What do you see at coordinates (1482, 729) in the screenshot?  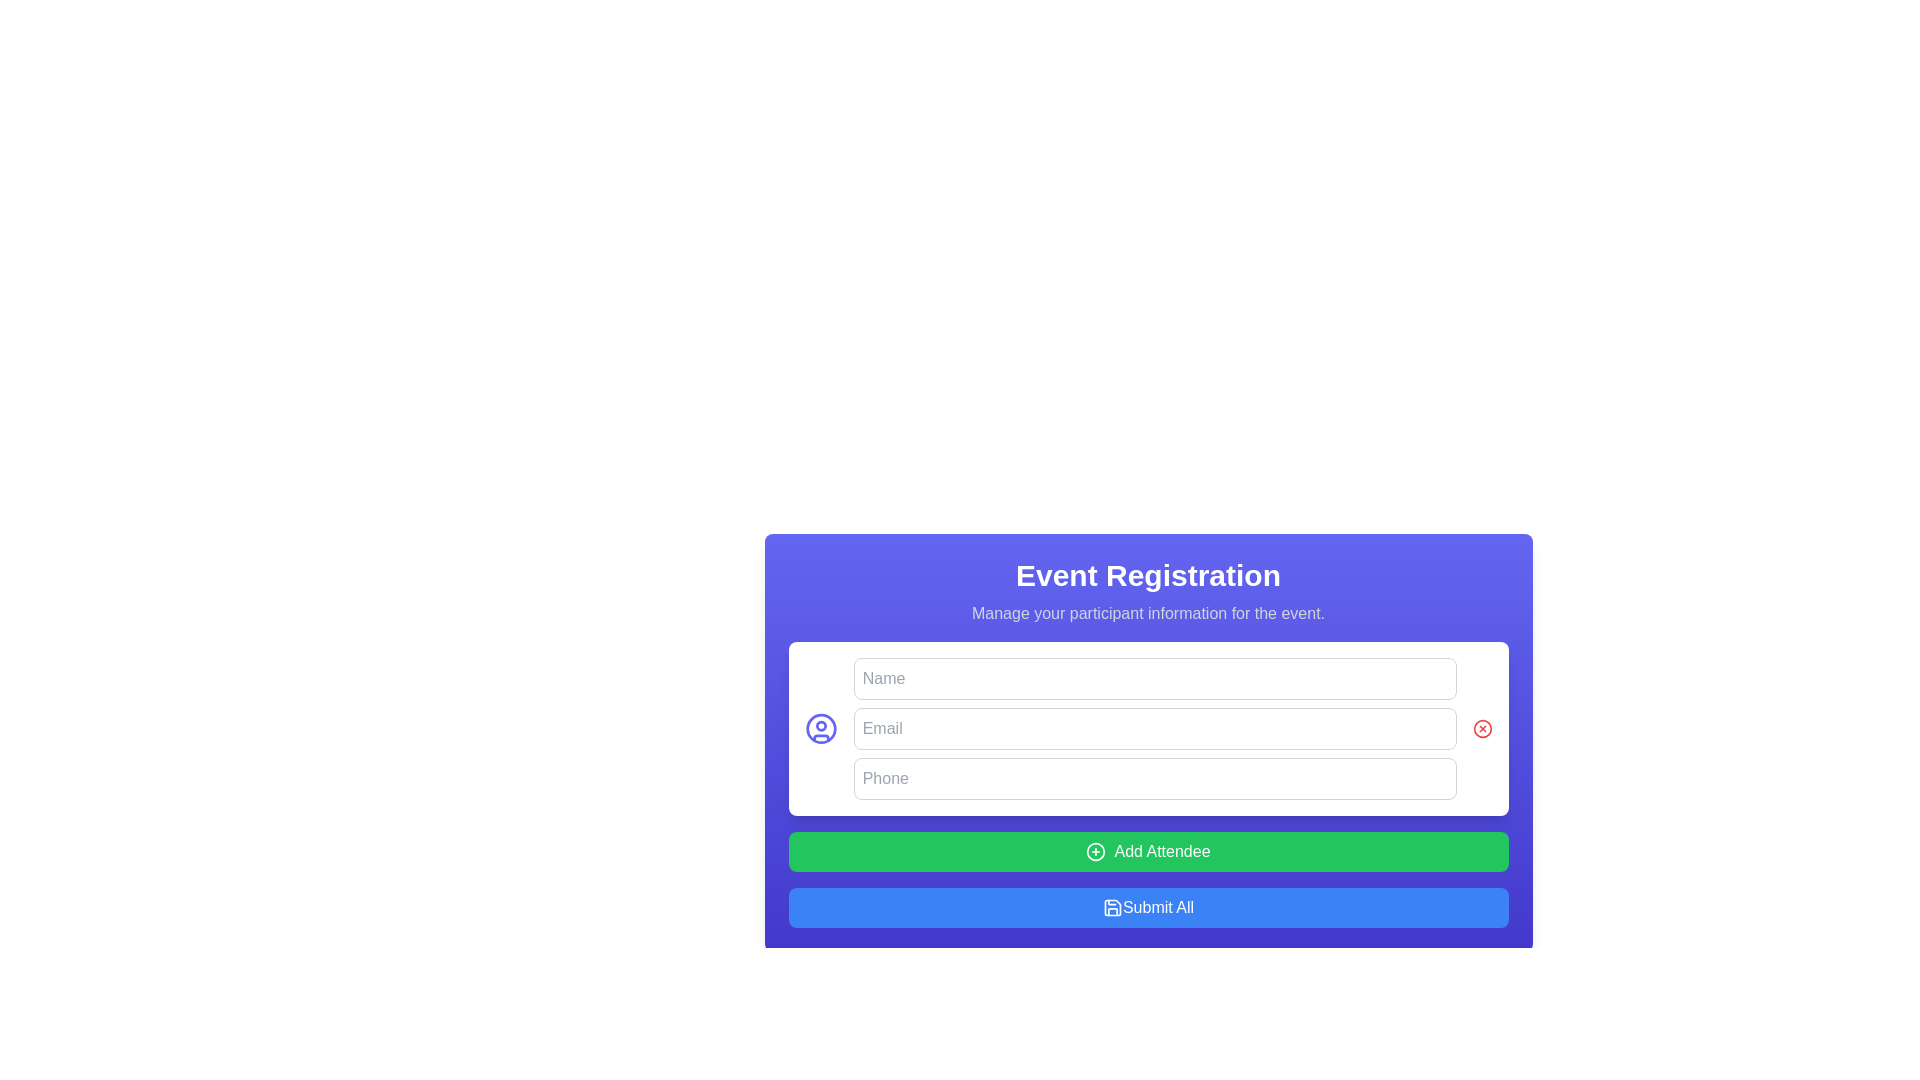 I see `the circular red 'X' button located at the far-right end of the 'Email' input field` at bounding box center [1482, 729].